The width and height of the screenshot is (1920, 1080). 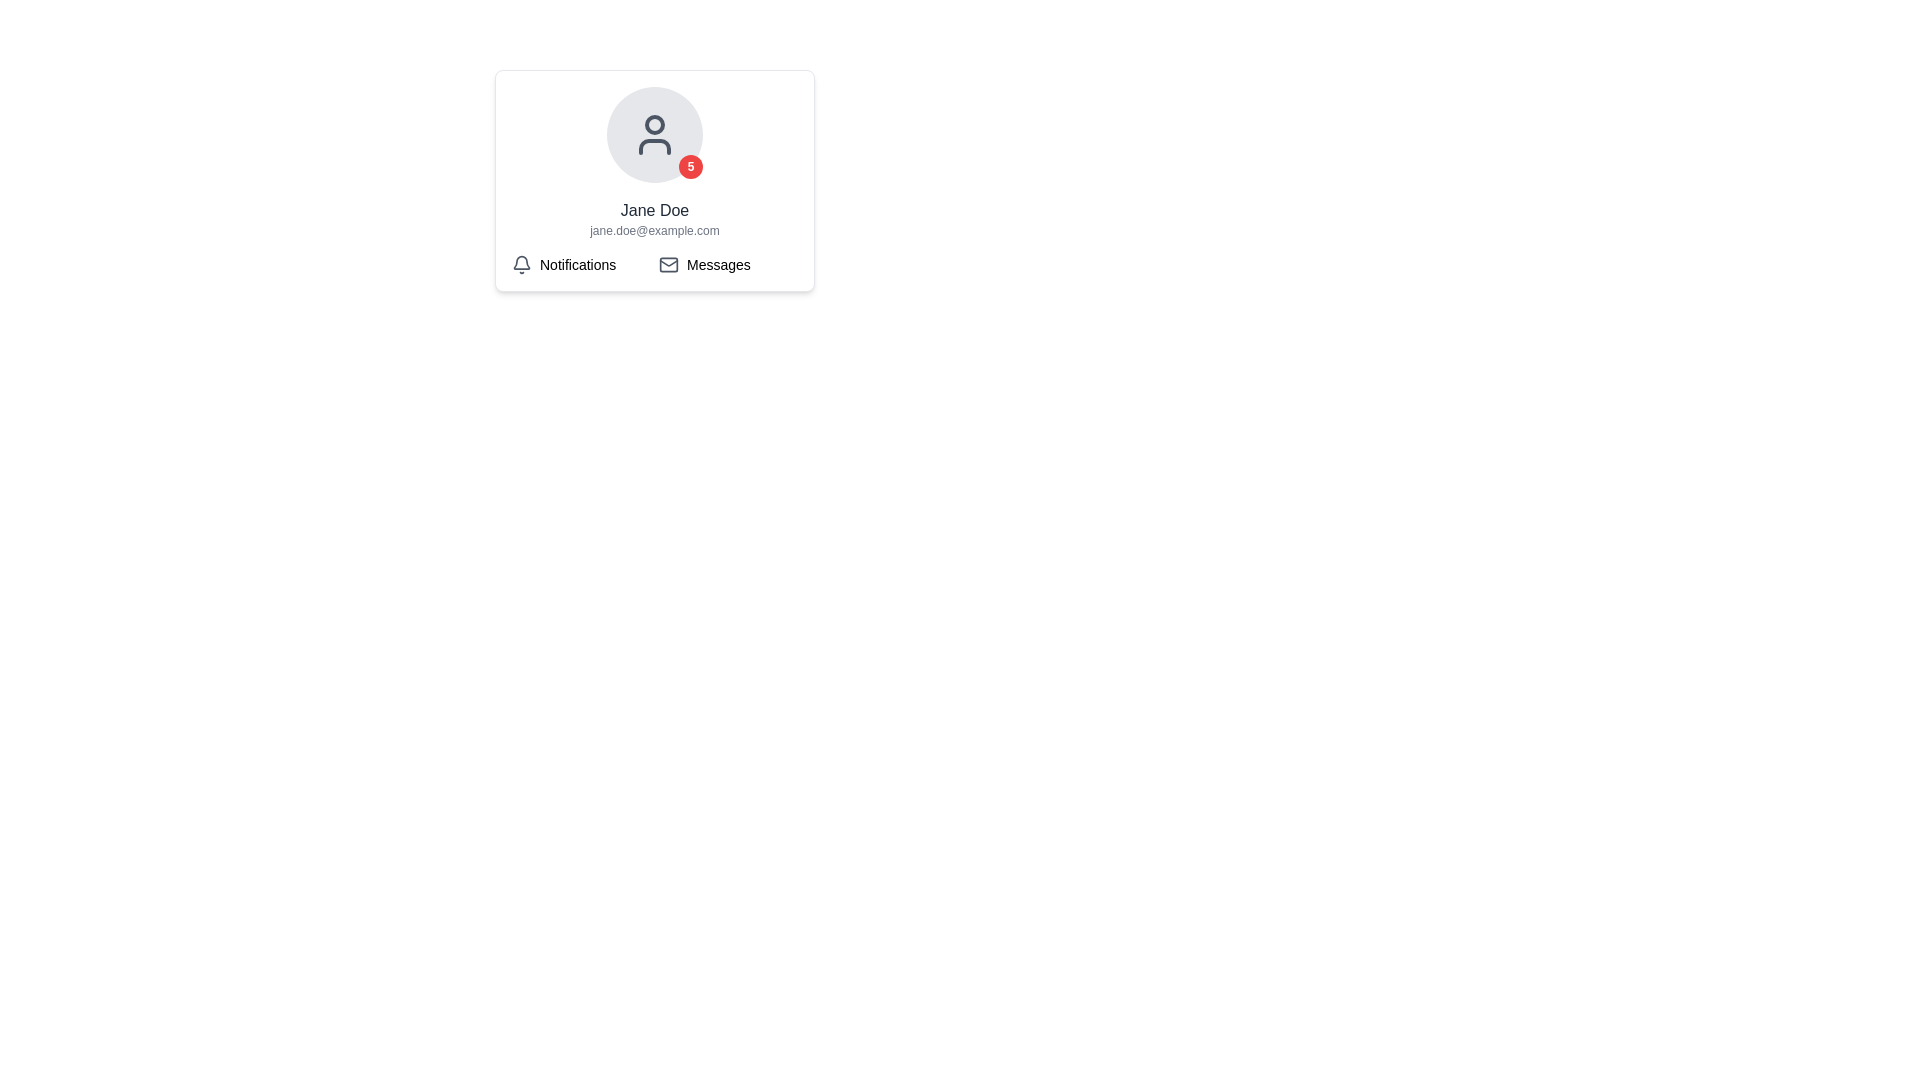 What do you see at coordinates (522, 261) in the screenshot?
I see `the bell icon in the user card interface that represents notifications and alerts` at bounding box center [522, 261].